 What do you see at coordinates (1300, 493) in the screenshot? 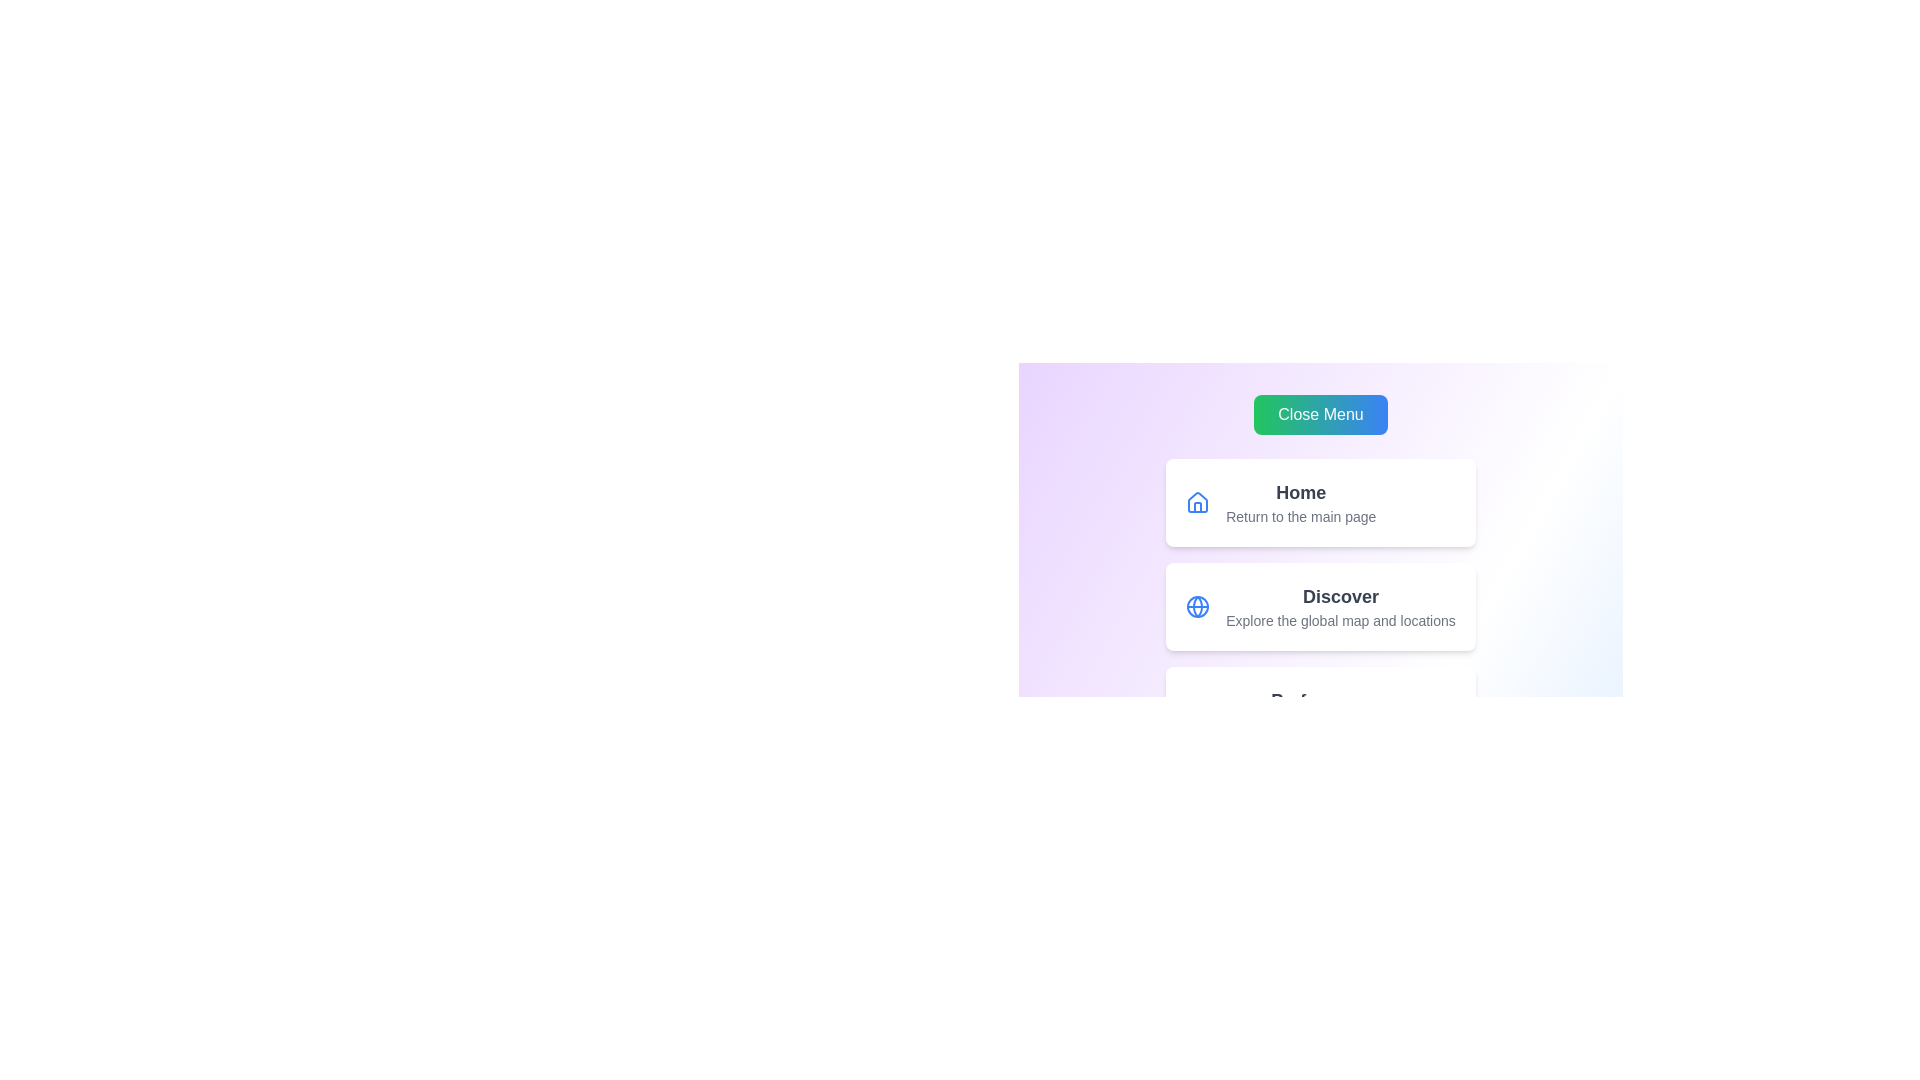
I see `the 'Home' menu item to navigate to the main page` at bounding box center [1300, 493].